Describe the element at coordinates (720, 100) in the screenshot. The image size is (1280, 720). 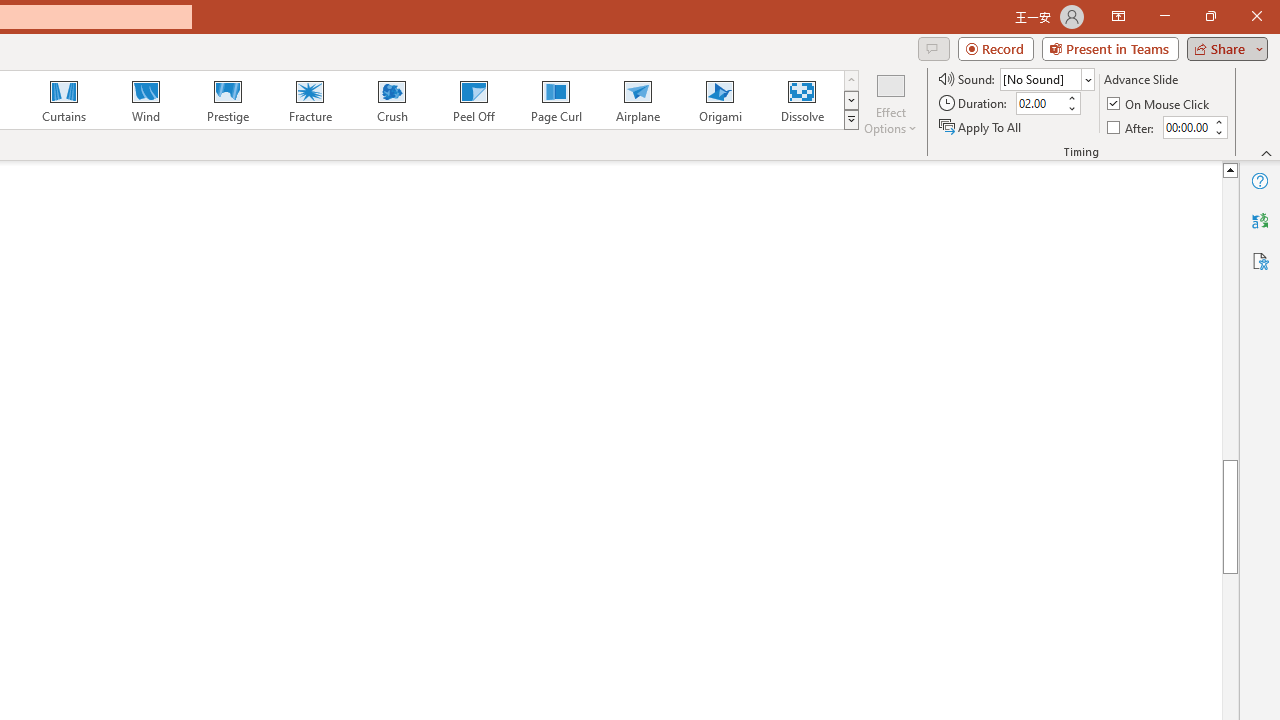
I see `'Origami'` at that location.